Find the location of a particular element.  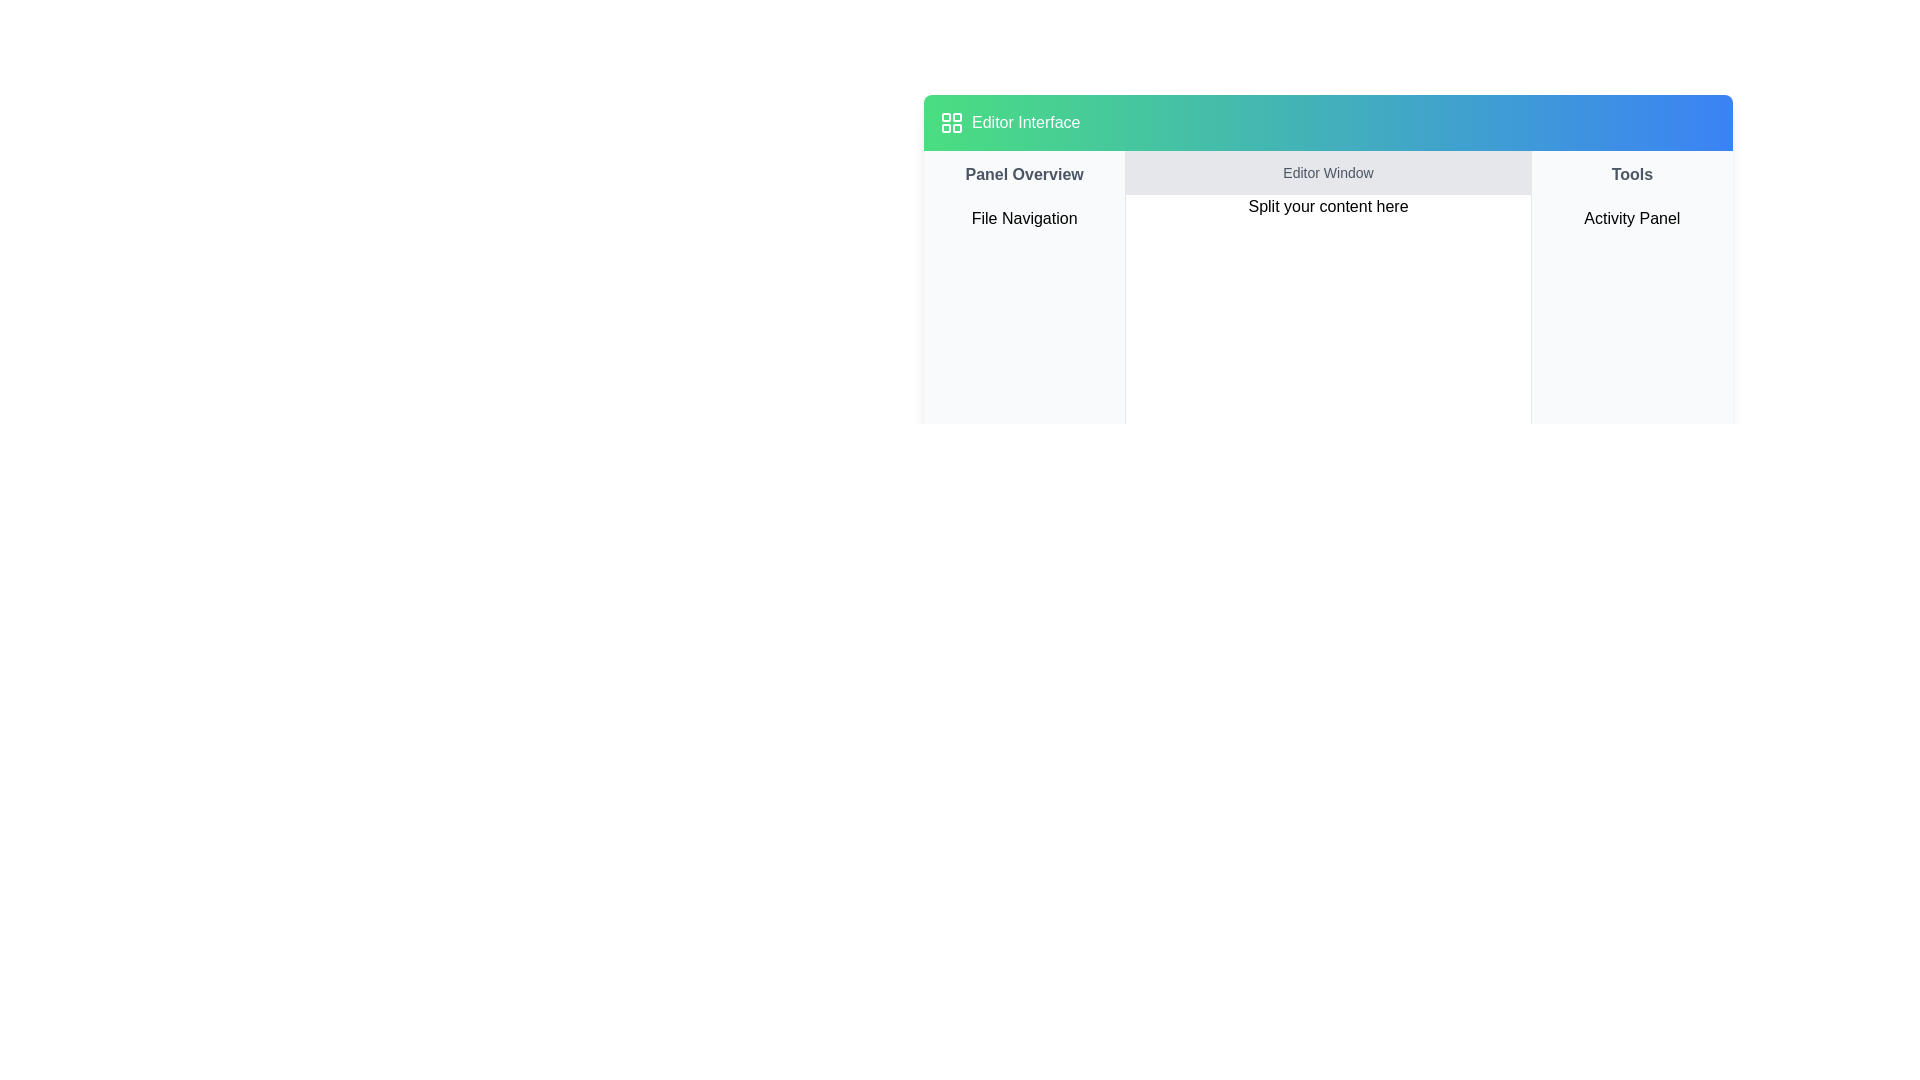

the icon with a grid-like design consisting of four squares arranged in a 2x2 pattern, located beside the text 'Editor Interface' in the top navigation section of the interface is located at coordinates (950, 123).